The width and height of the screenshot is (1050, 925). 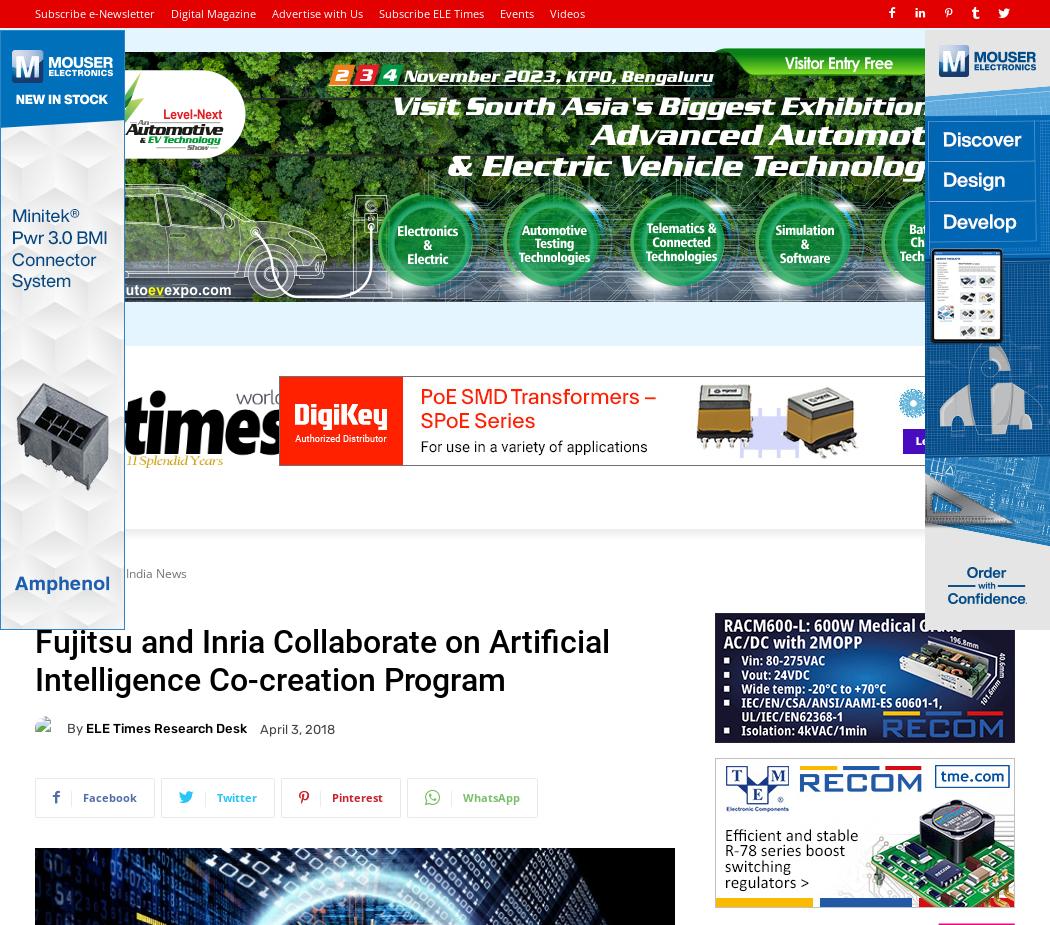 What do you see at coordinates (259, 728) in the screenshot?
I see `'April 3, 2018'` at bounding box center [259, 728].